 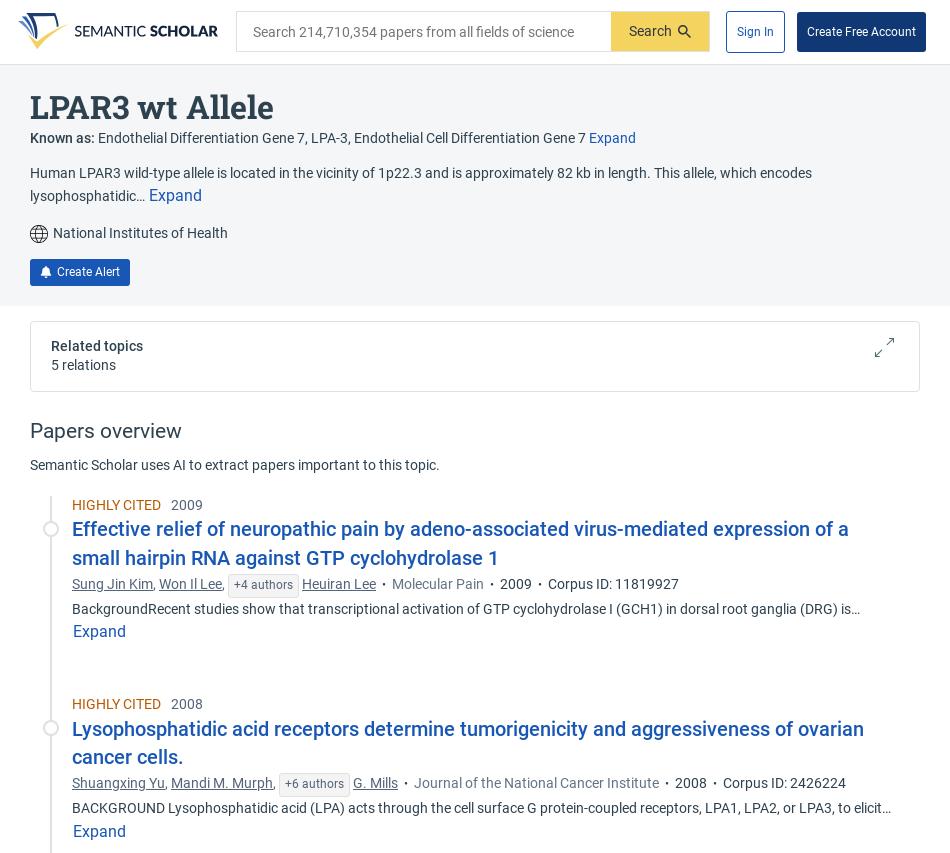 What do you see at coordinates (482, 806) in the screenshot?
I see `'BACKGROUND
Lysophosphatidic acid (LPA) acts through the cell surface G protein-coupled receptors, LPA1, LPA2, or LPA3, to elicit…'` at bounding box center [482, 806].